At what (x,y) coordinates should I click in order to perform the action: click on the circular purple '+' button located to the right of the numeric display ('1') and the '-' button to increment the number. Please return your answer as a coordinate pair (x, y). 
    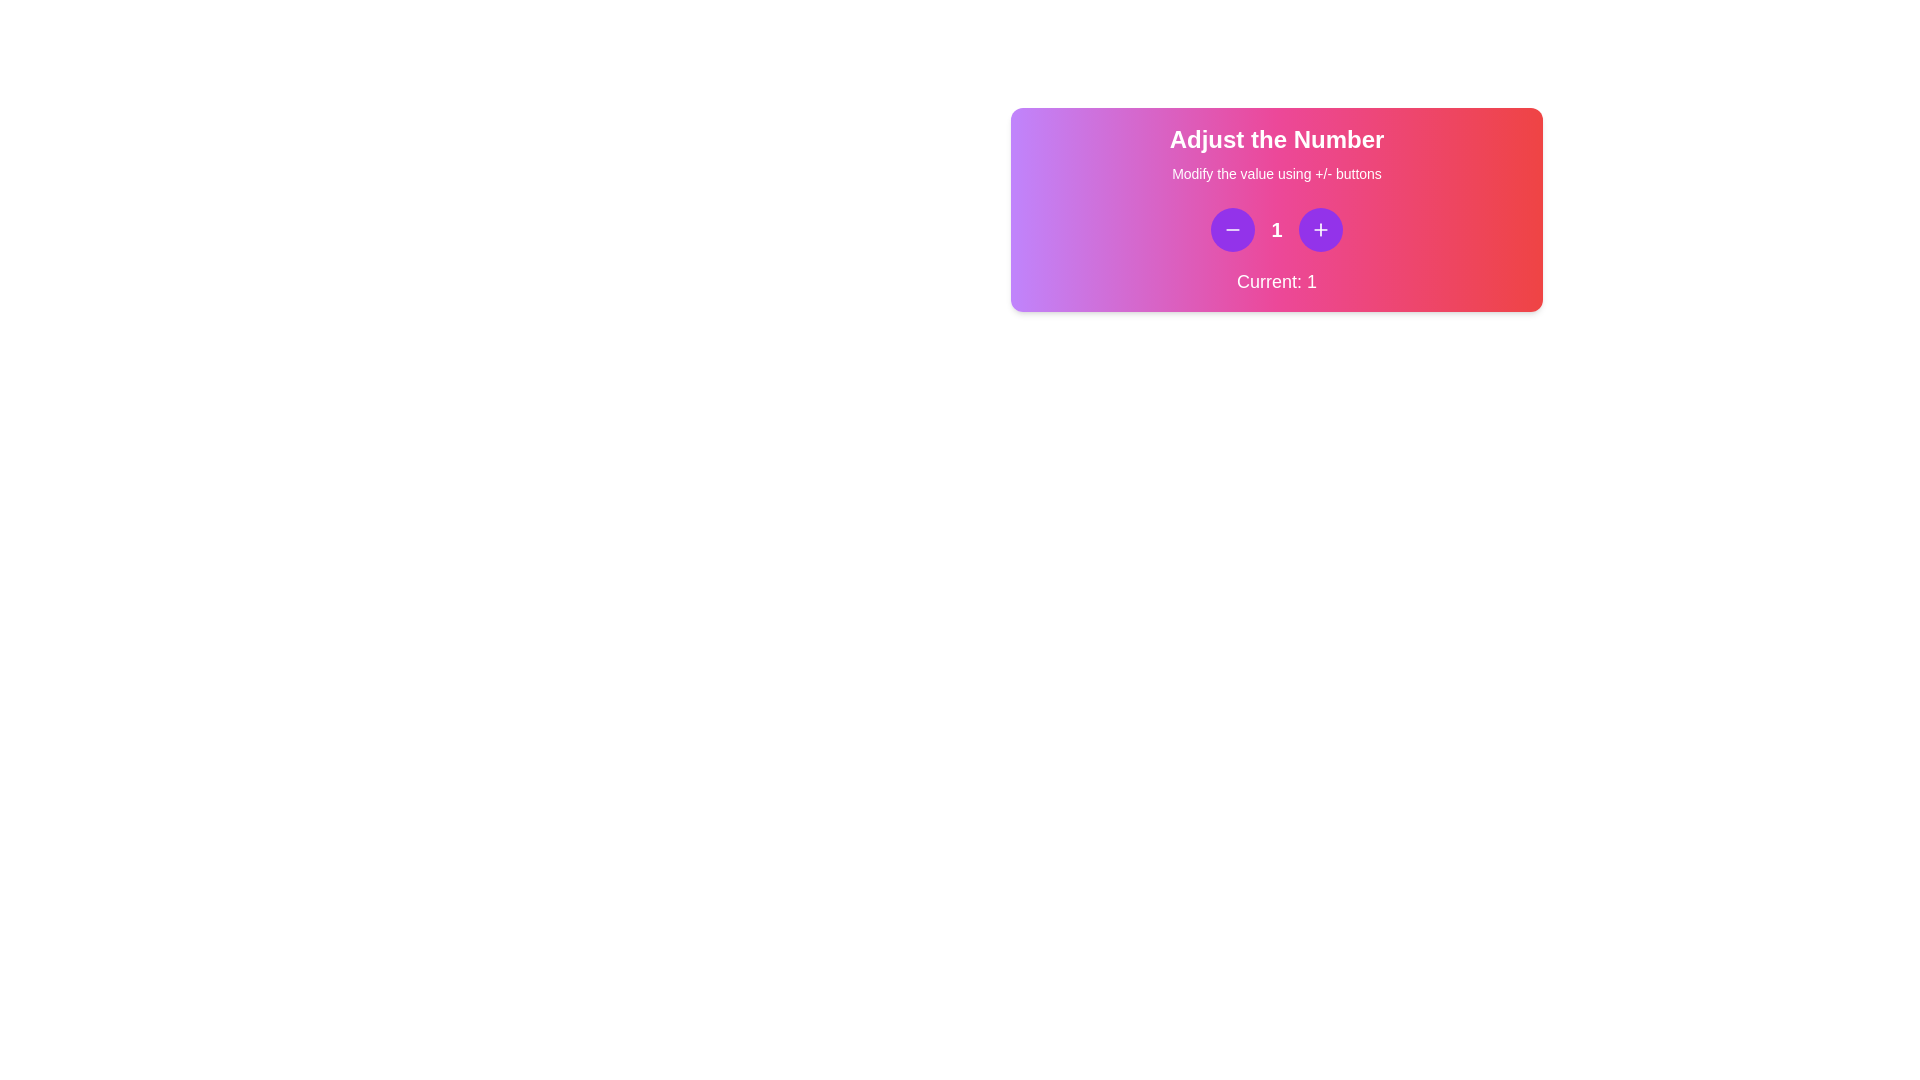
    Looking at the image, I should click on (1320, 229).